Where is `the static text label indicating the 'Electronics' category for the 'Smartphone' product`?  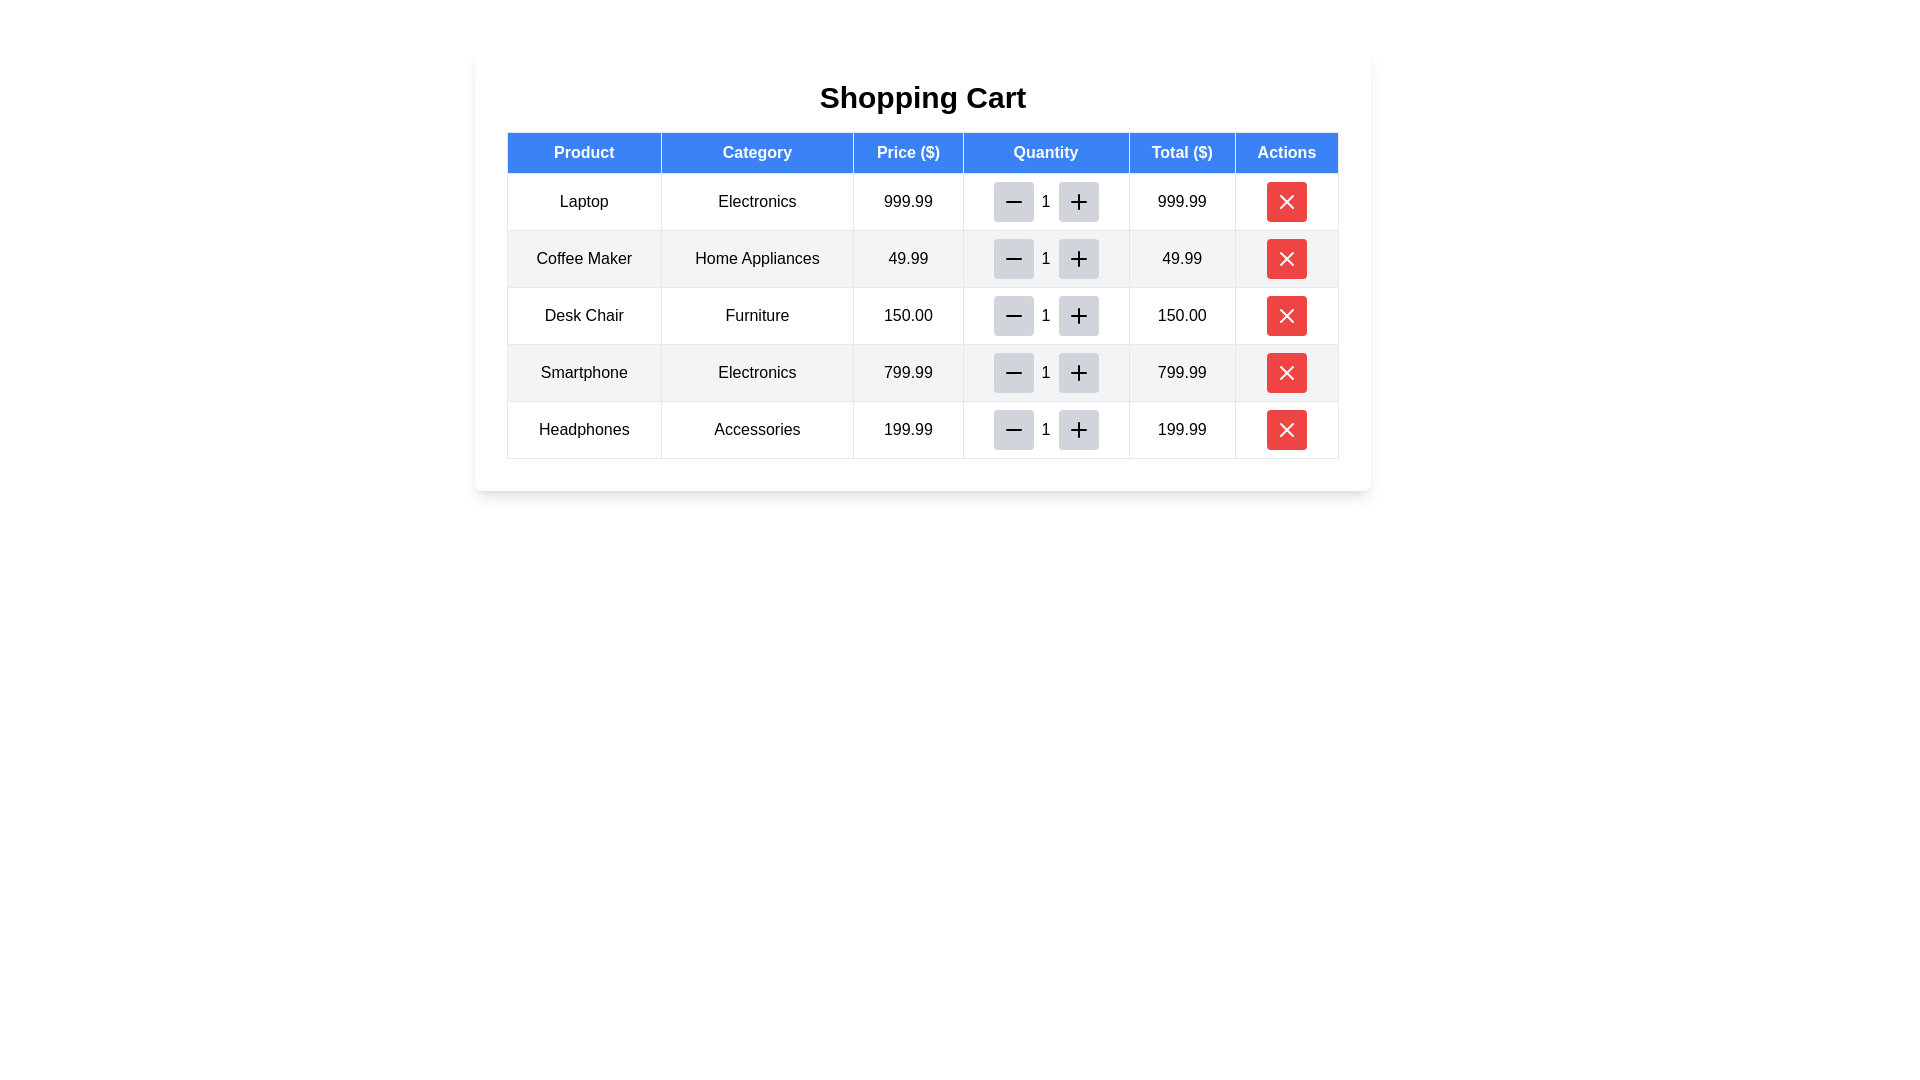
the static text label indicating the 'Electronics' category for the 'Smartphone' product is located at coordinates (756, 373).